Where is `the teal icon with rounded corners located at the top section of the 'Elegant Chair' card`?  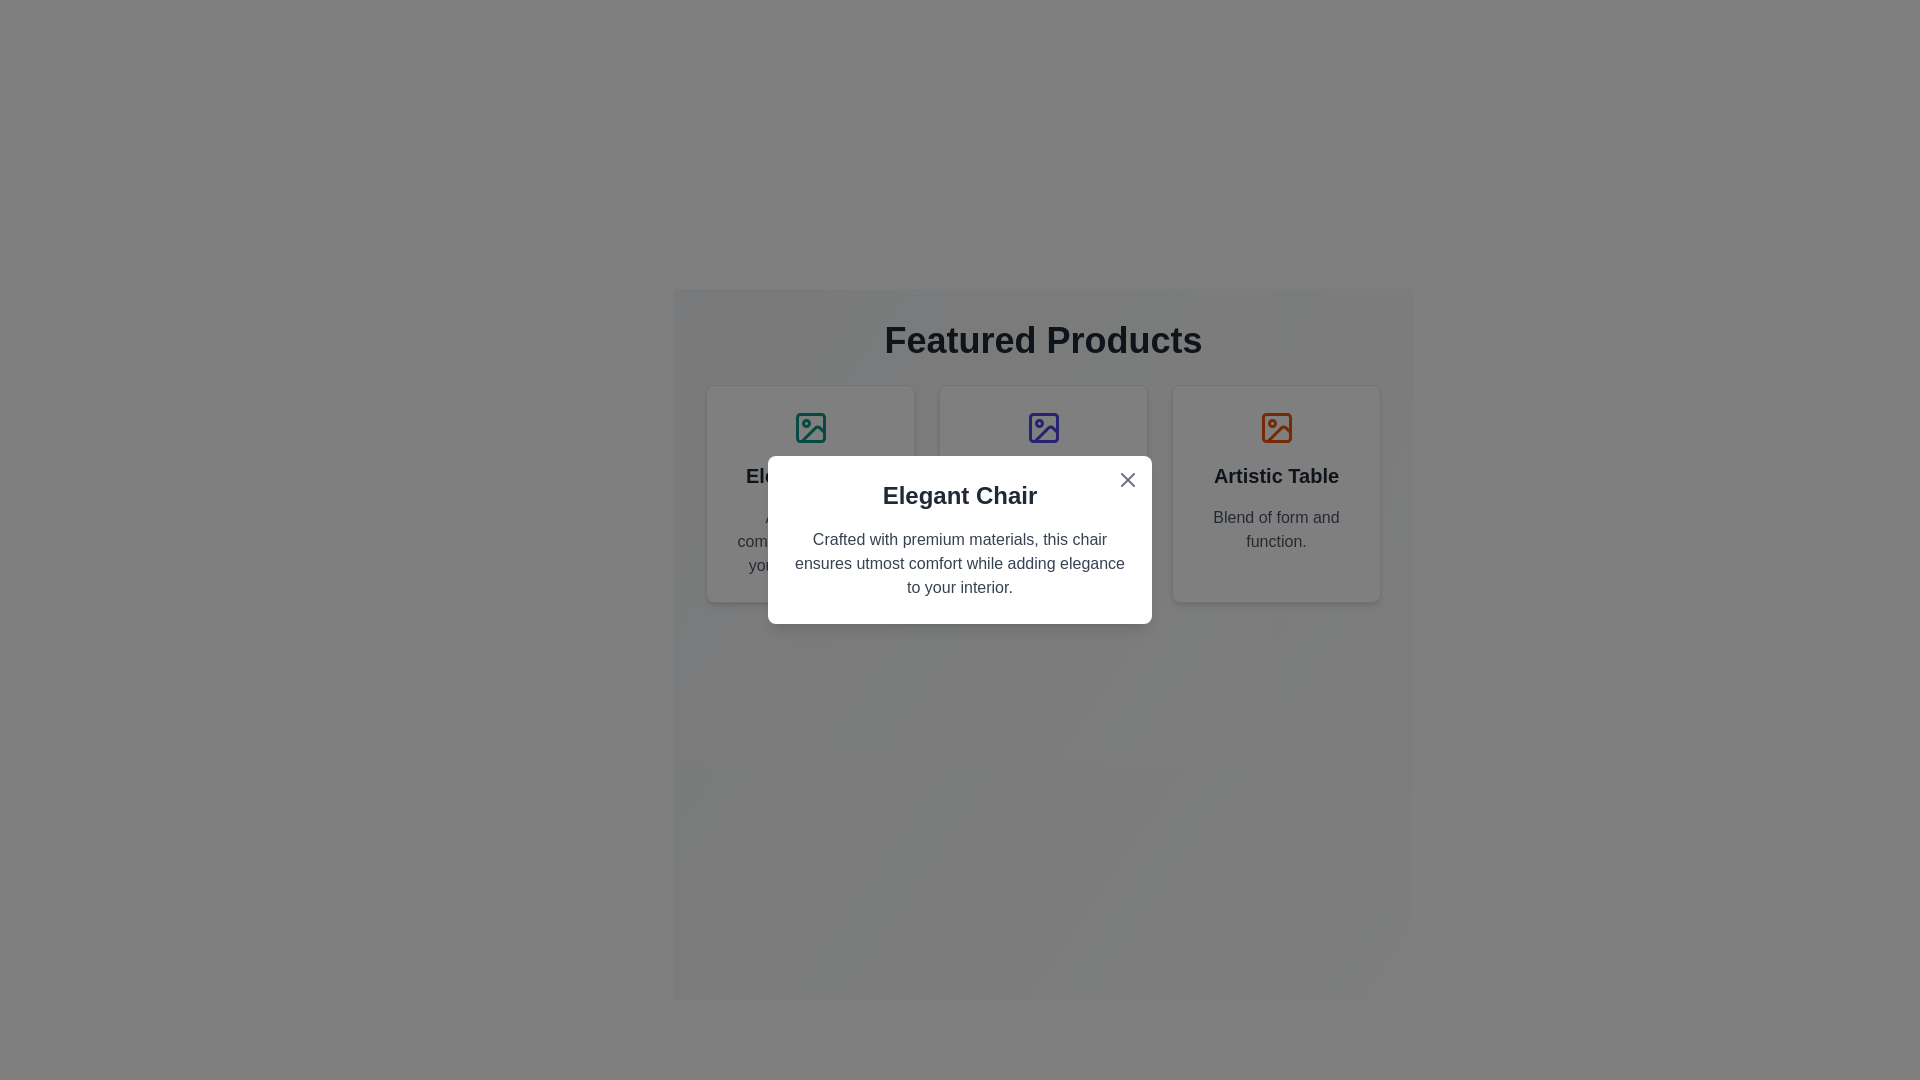 the teal icon with rounded corners located at the top section of the 'Elegant Chair' card is located at coordinates (810, 427).